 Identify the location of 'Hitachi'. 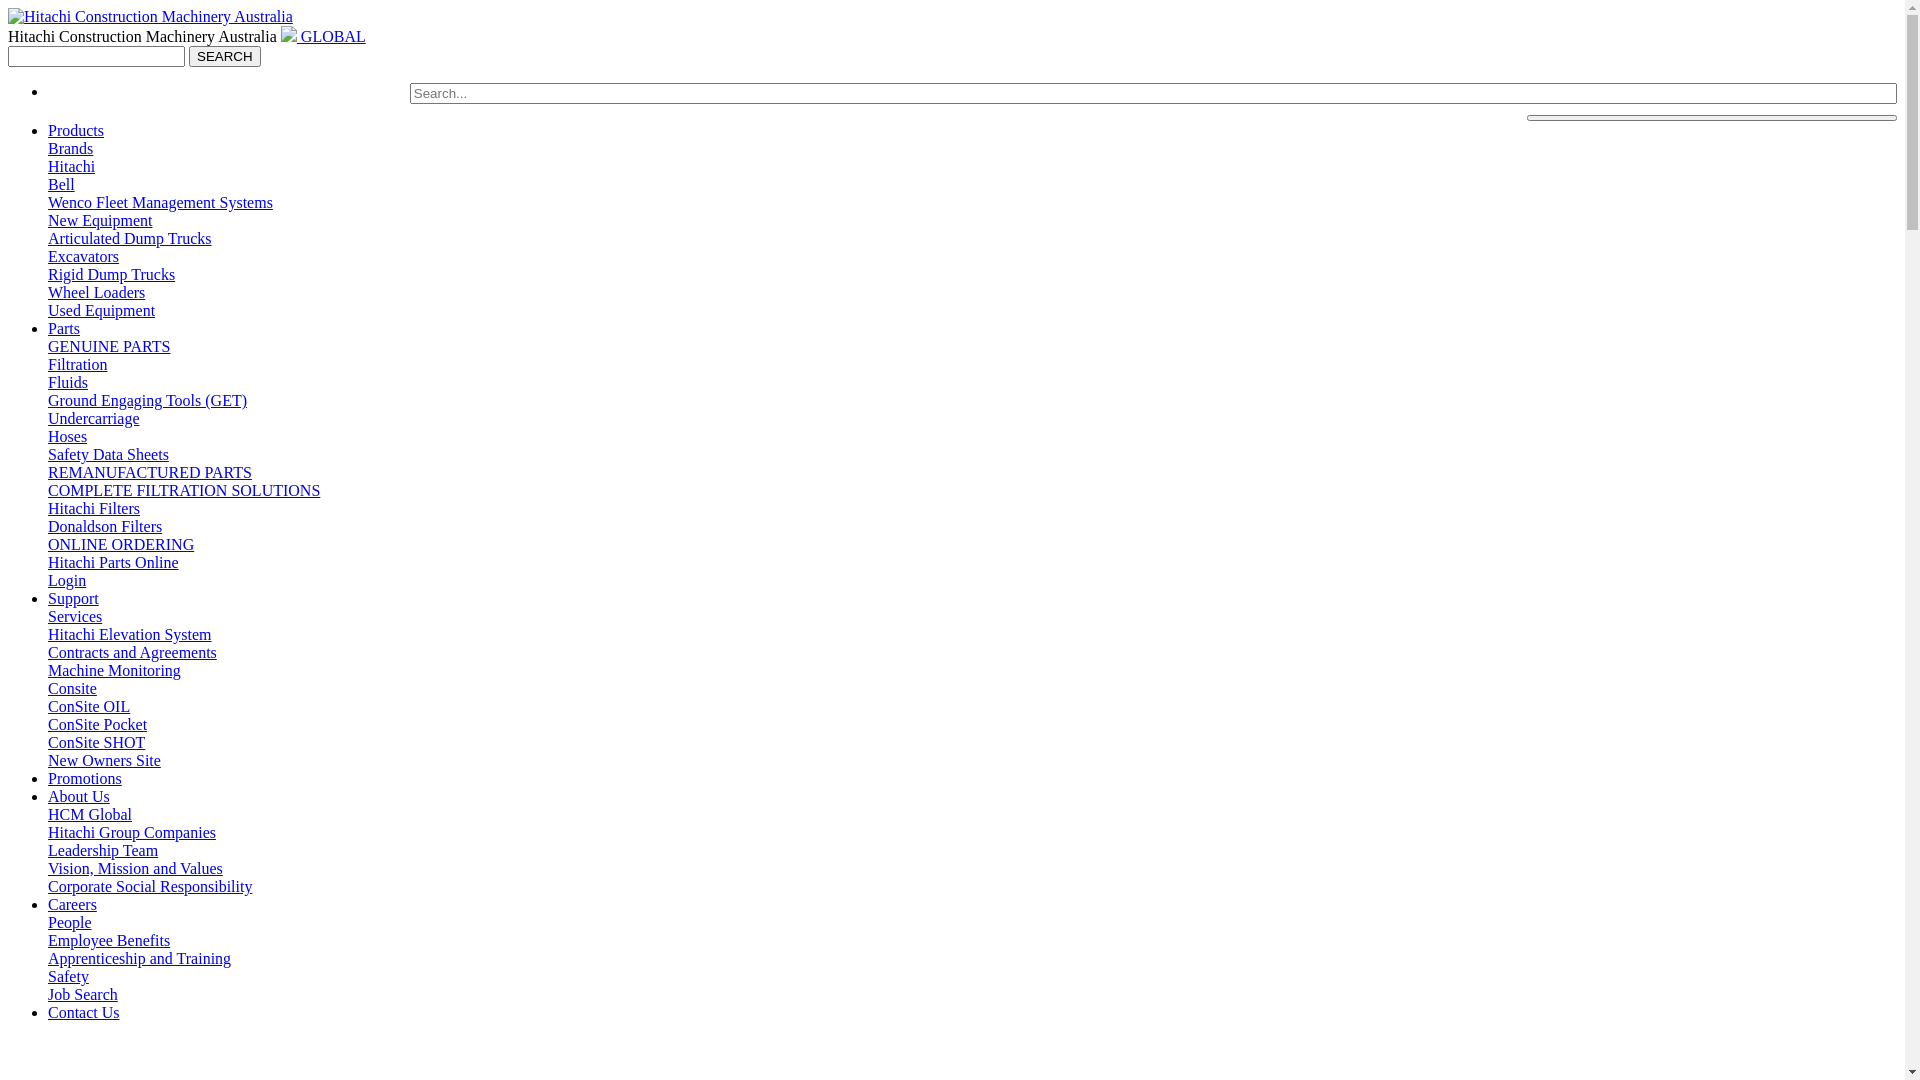
(71, 165).